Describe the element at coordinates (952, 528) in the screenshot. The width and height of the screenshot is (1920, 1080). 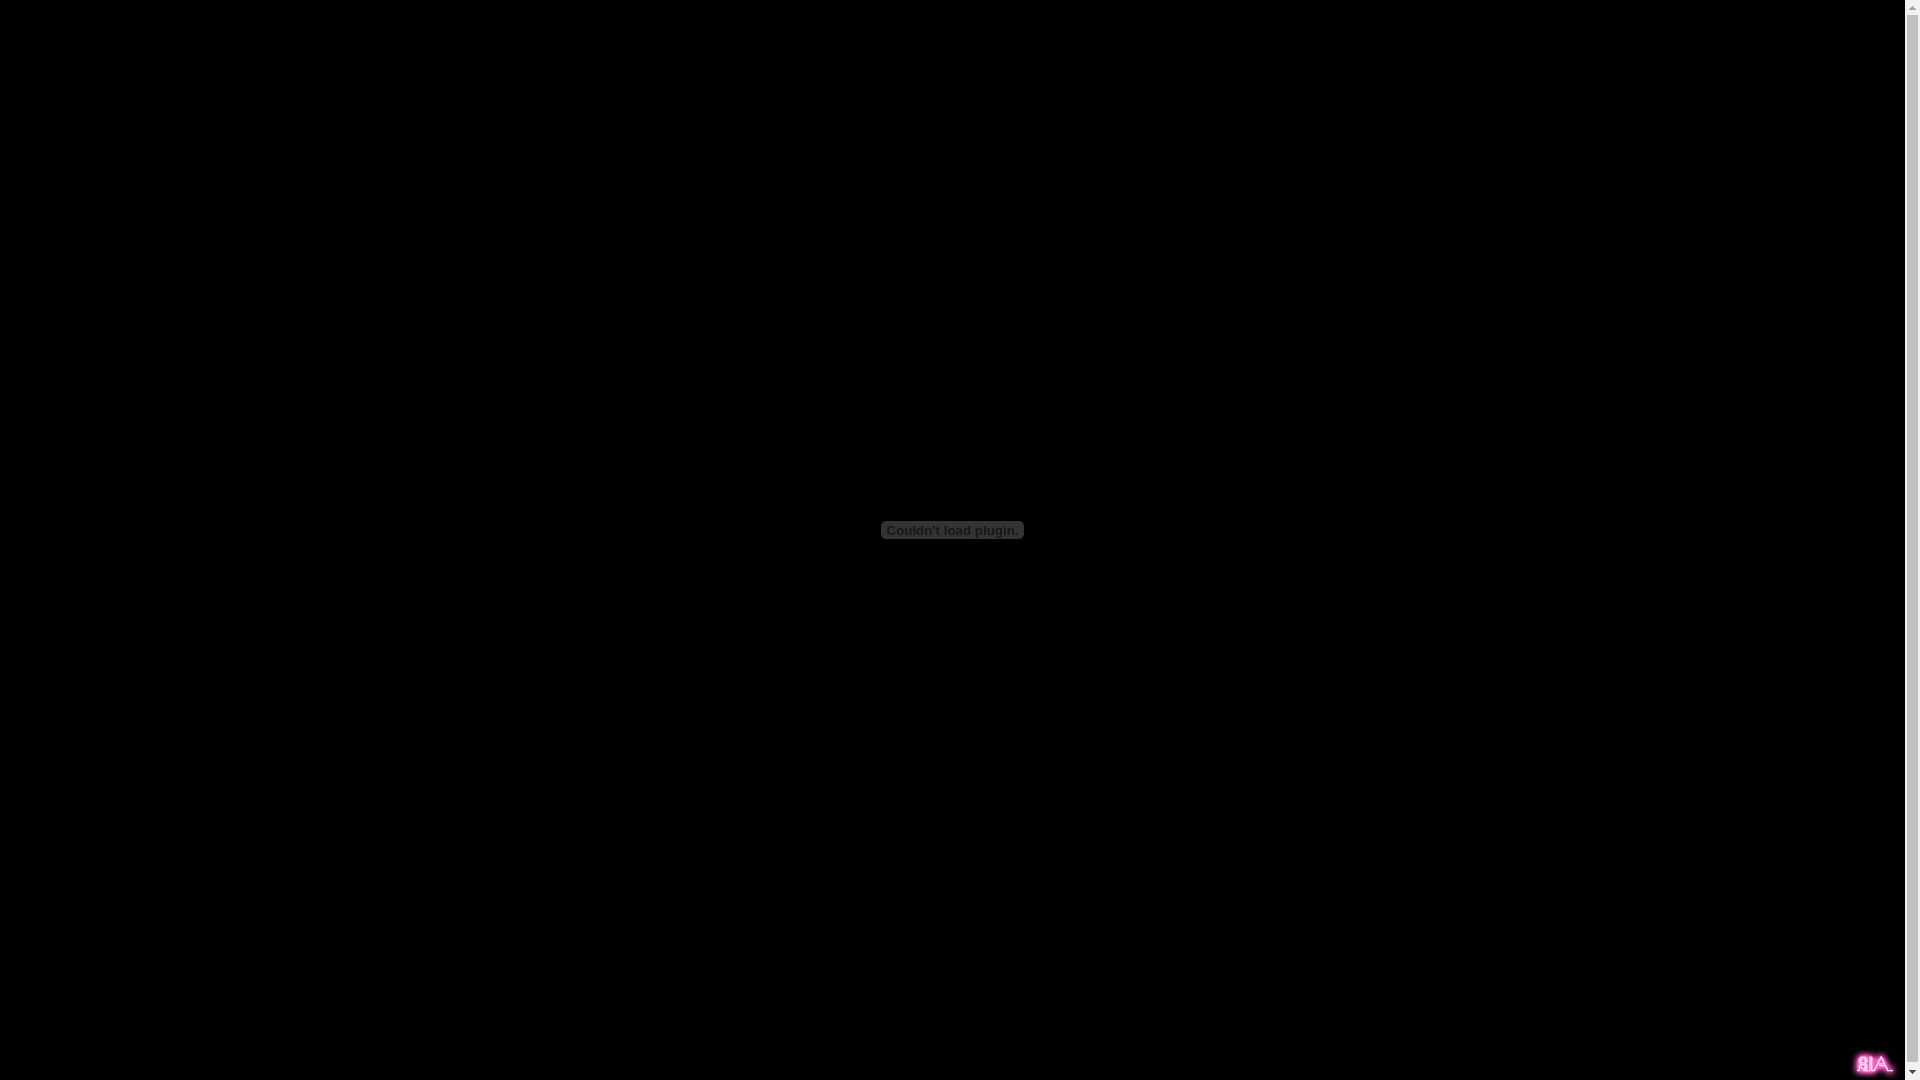
I see `'Adobe Flash Player'` at that location.